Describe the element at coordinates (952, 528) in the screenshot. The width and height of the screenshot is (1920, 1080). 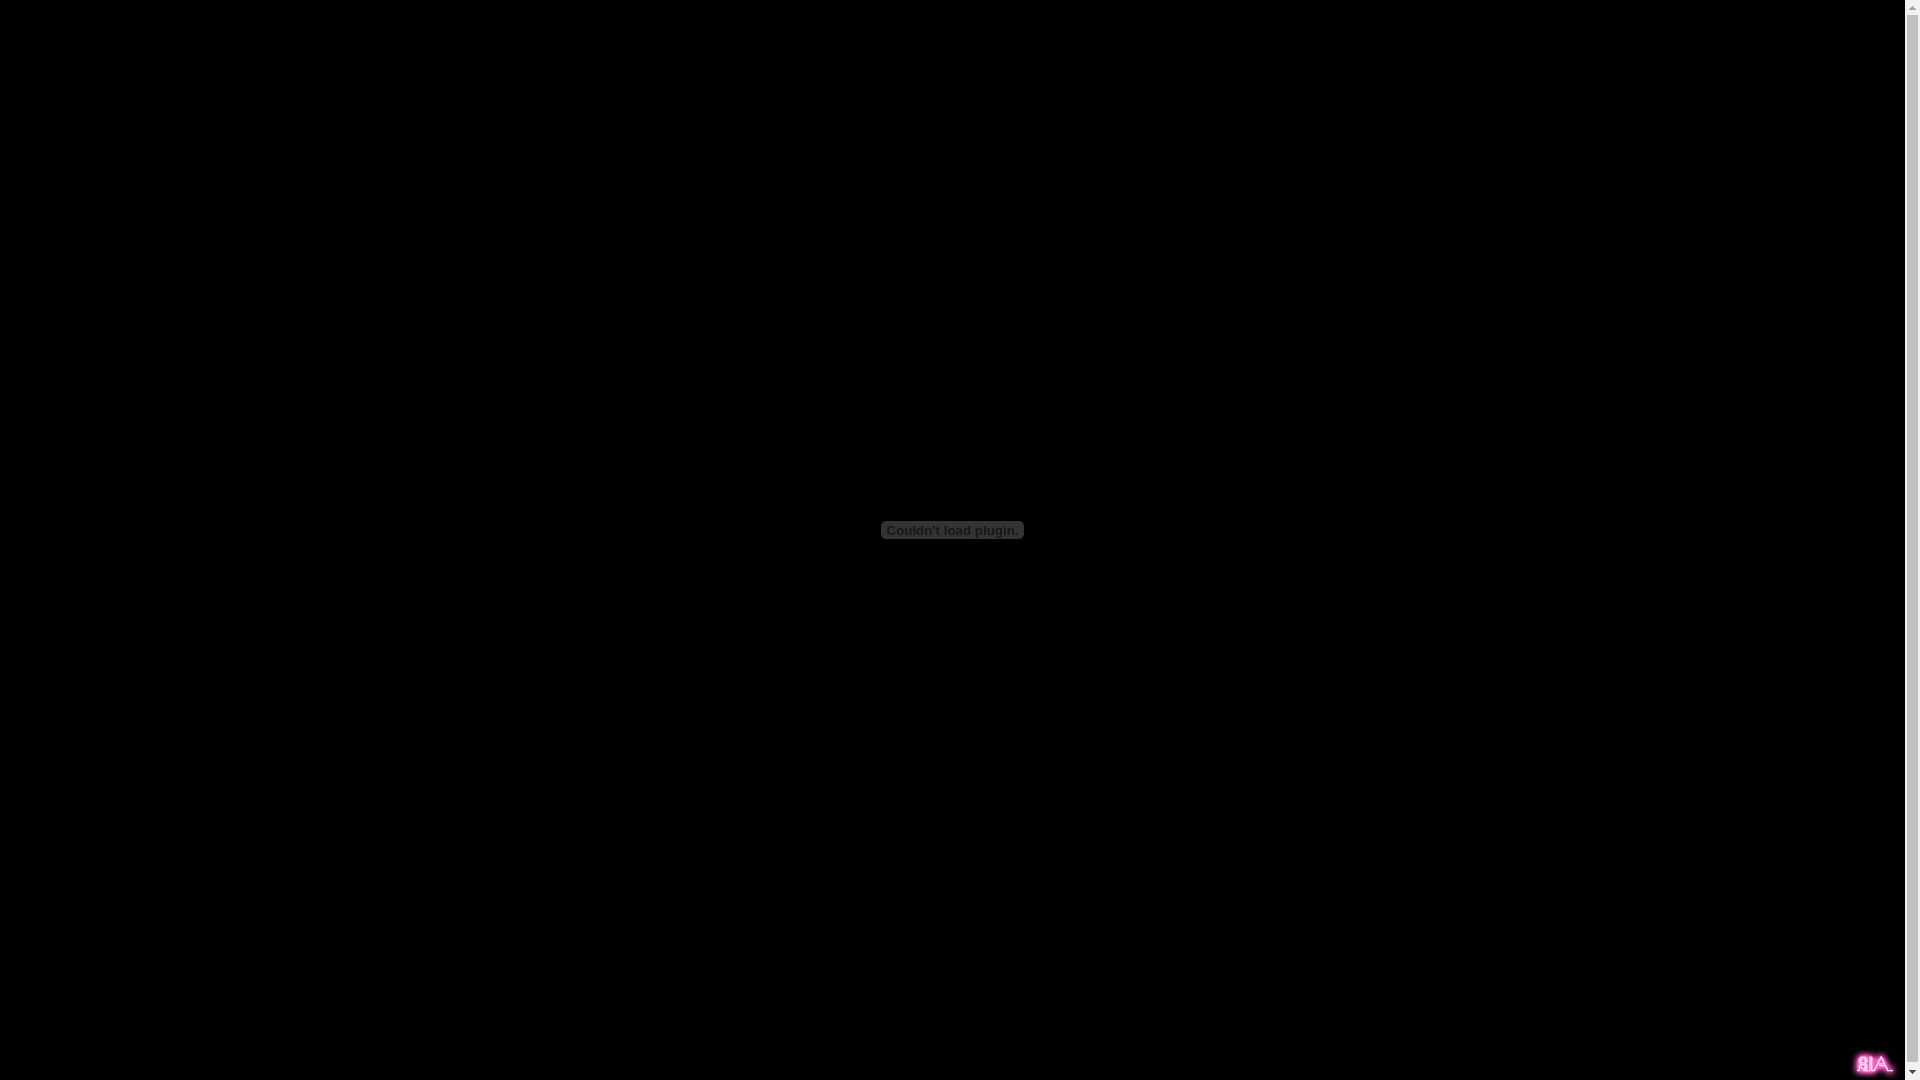
I see `'Adobe Flash Player'` at that location.